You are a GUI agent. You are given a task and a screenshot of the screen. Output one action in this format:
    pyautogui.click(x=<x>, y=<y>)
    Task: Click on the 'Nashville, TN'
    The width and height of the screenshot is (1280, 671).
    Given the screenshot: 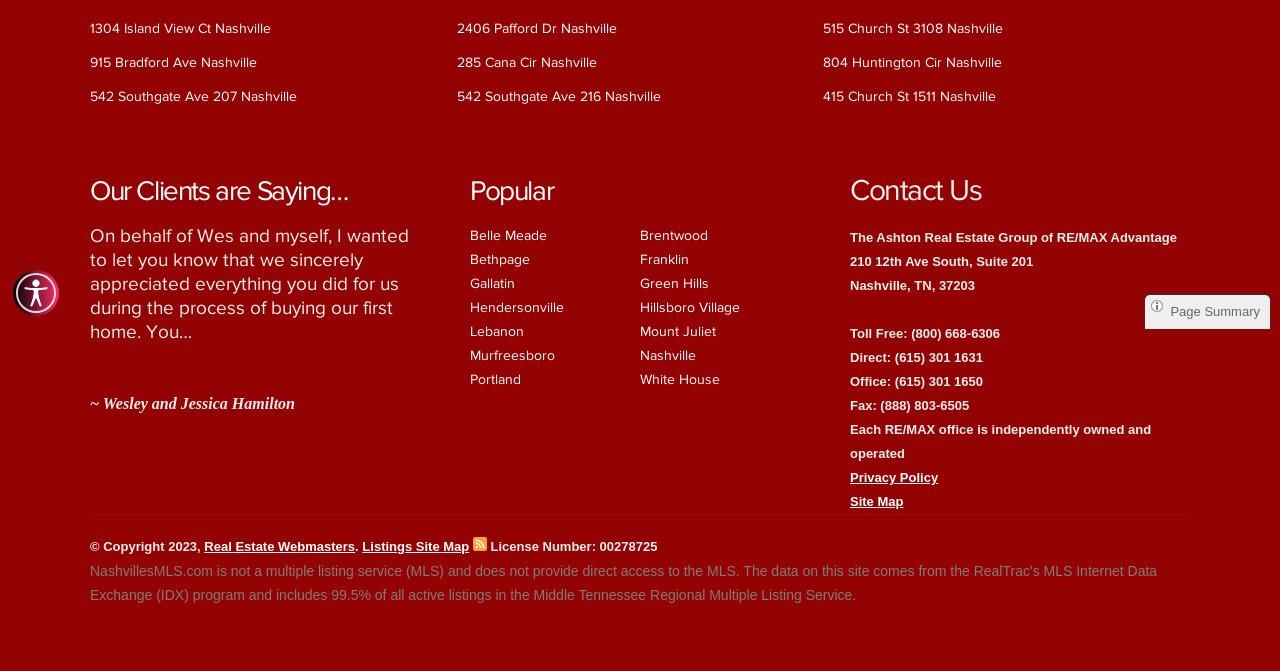 What is the action you would take?
    pyautogui.click(x=889, y=284)
    